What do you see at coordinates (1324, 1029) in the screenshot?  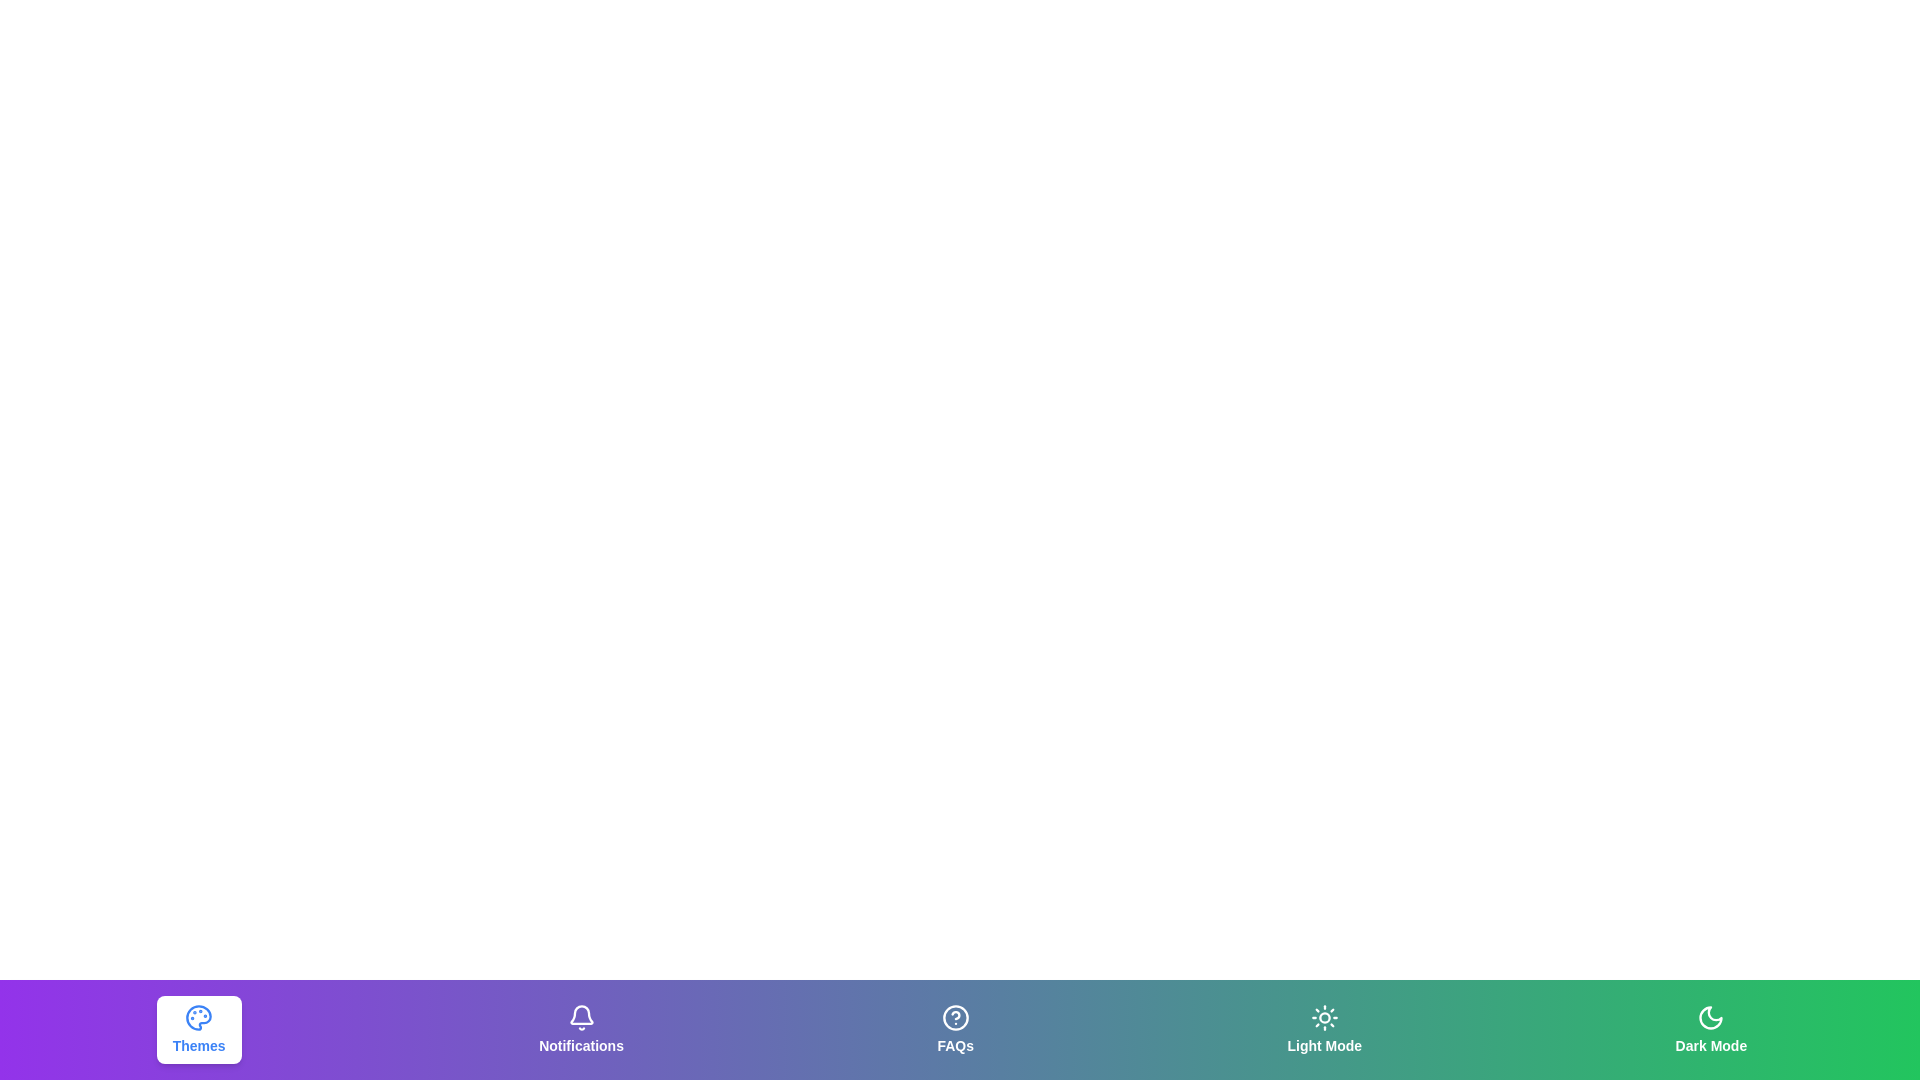 I see `the tab labeled Light Mode to select it` at bounding box center [1324, 1029].